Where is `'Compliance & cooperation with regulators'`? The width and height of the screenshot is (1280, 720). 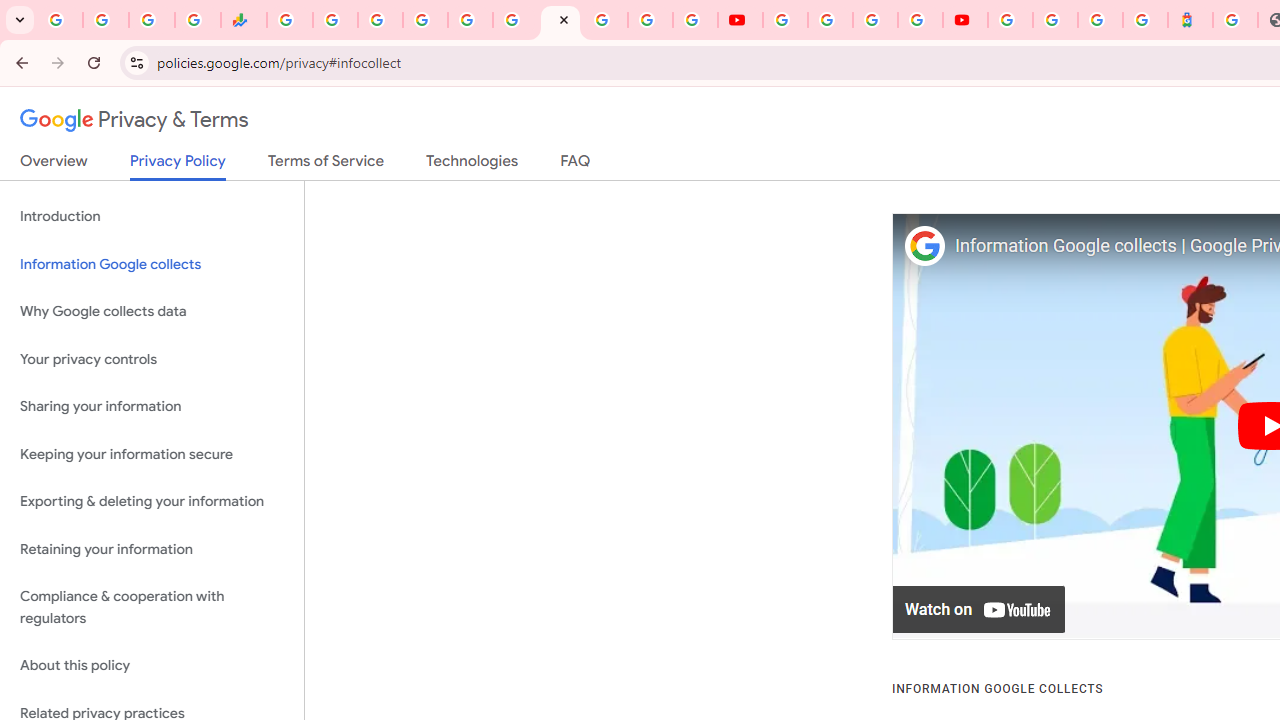
'Compliance & cooperation with regulators' is located at coordinates (151, 607).